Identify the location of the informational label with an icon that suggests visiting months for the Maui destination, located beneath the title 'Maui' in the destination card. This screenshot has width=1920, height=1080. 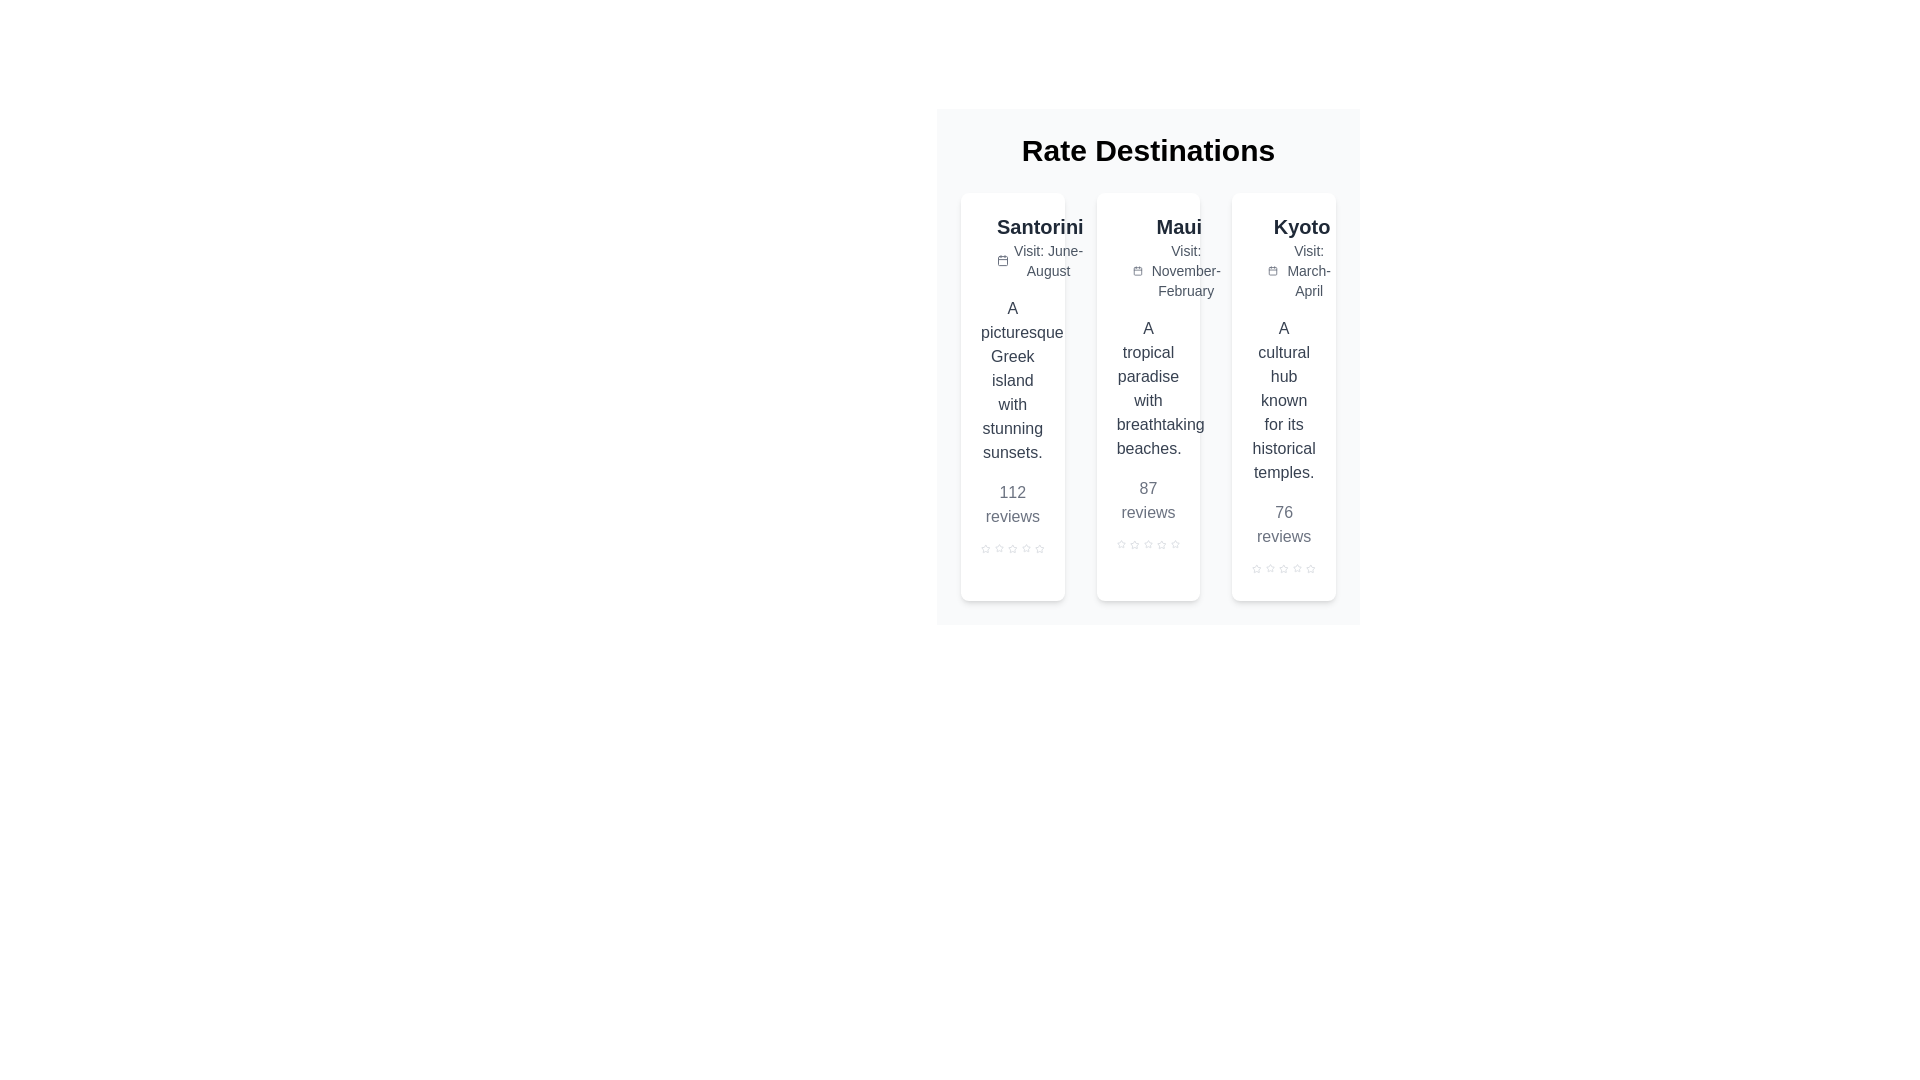
(1179, 270).